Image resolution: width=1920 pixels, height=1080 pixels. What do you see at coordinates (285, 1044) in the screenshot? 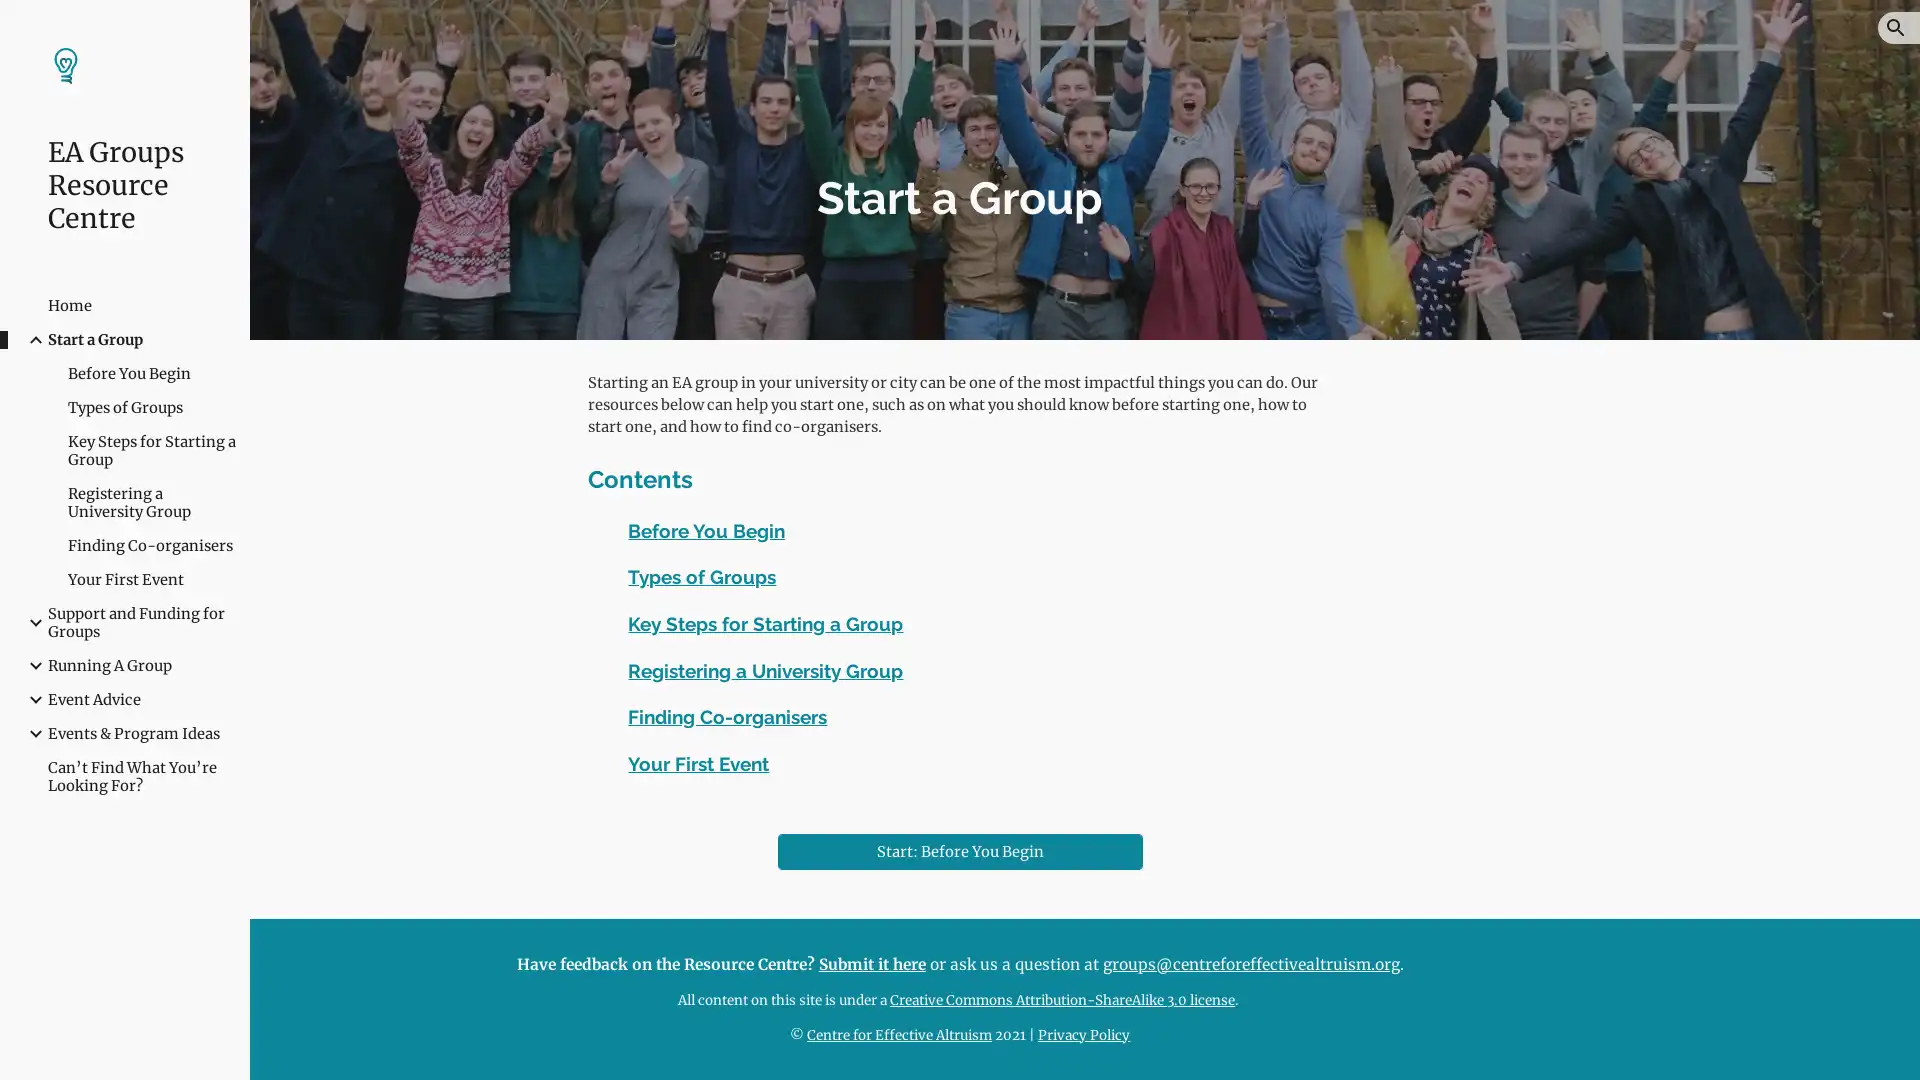
I see `Site actions` at bounding box center [285, 1044].